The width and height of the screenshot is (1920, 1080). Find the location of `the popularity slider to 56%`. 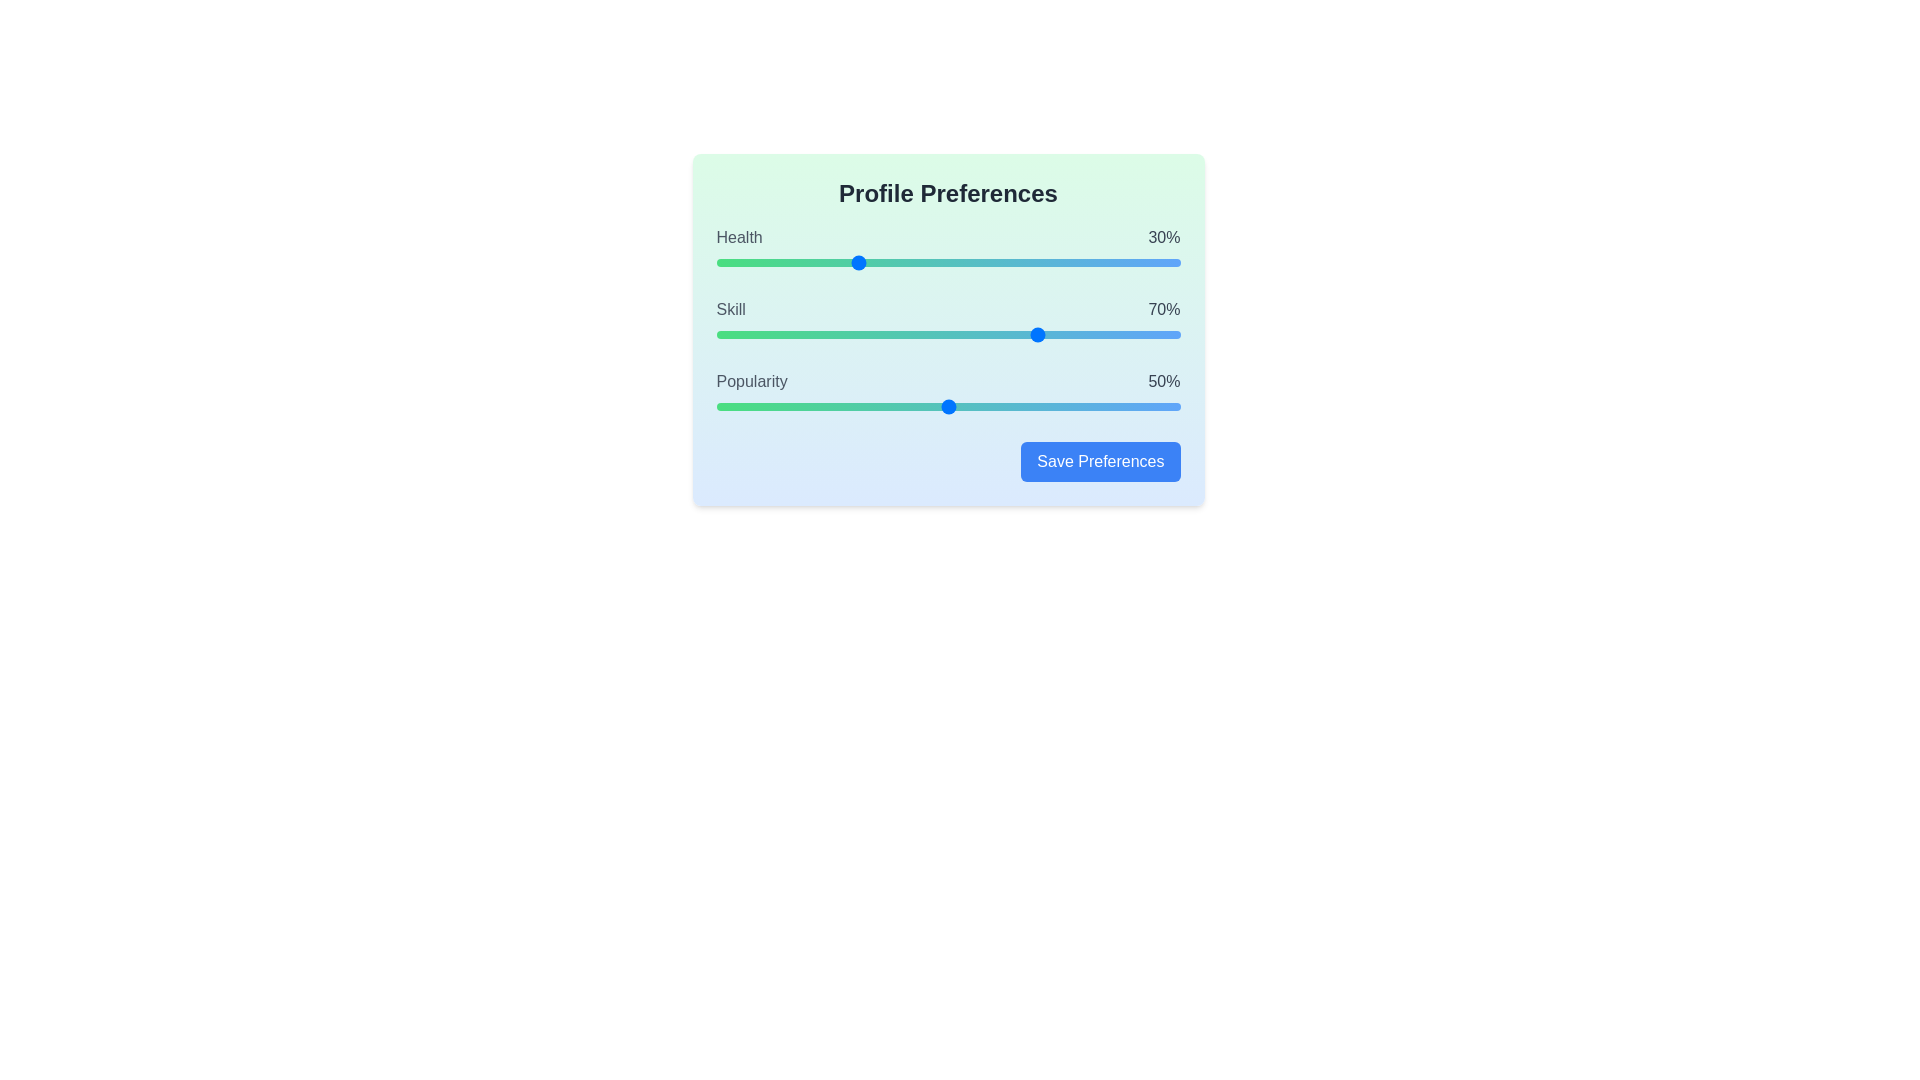

the popularity slider to 56% is located at coordinates (976, 406).